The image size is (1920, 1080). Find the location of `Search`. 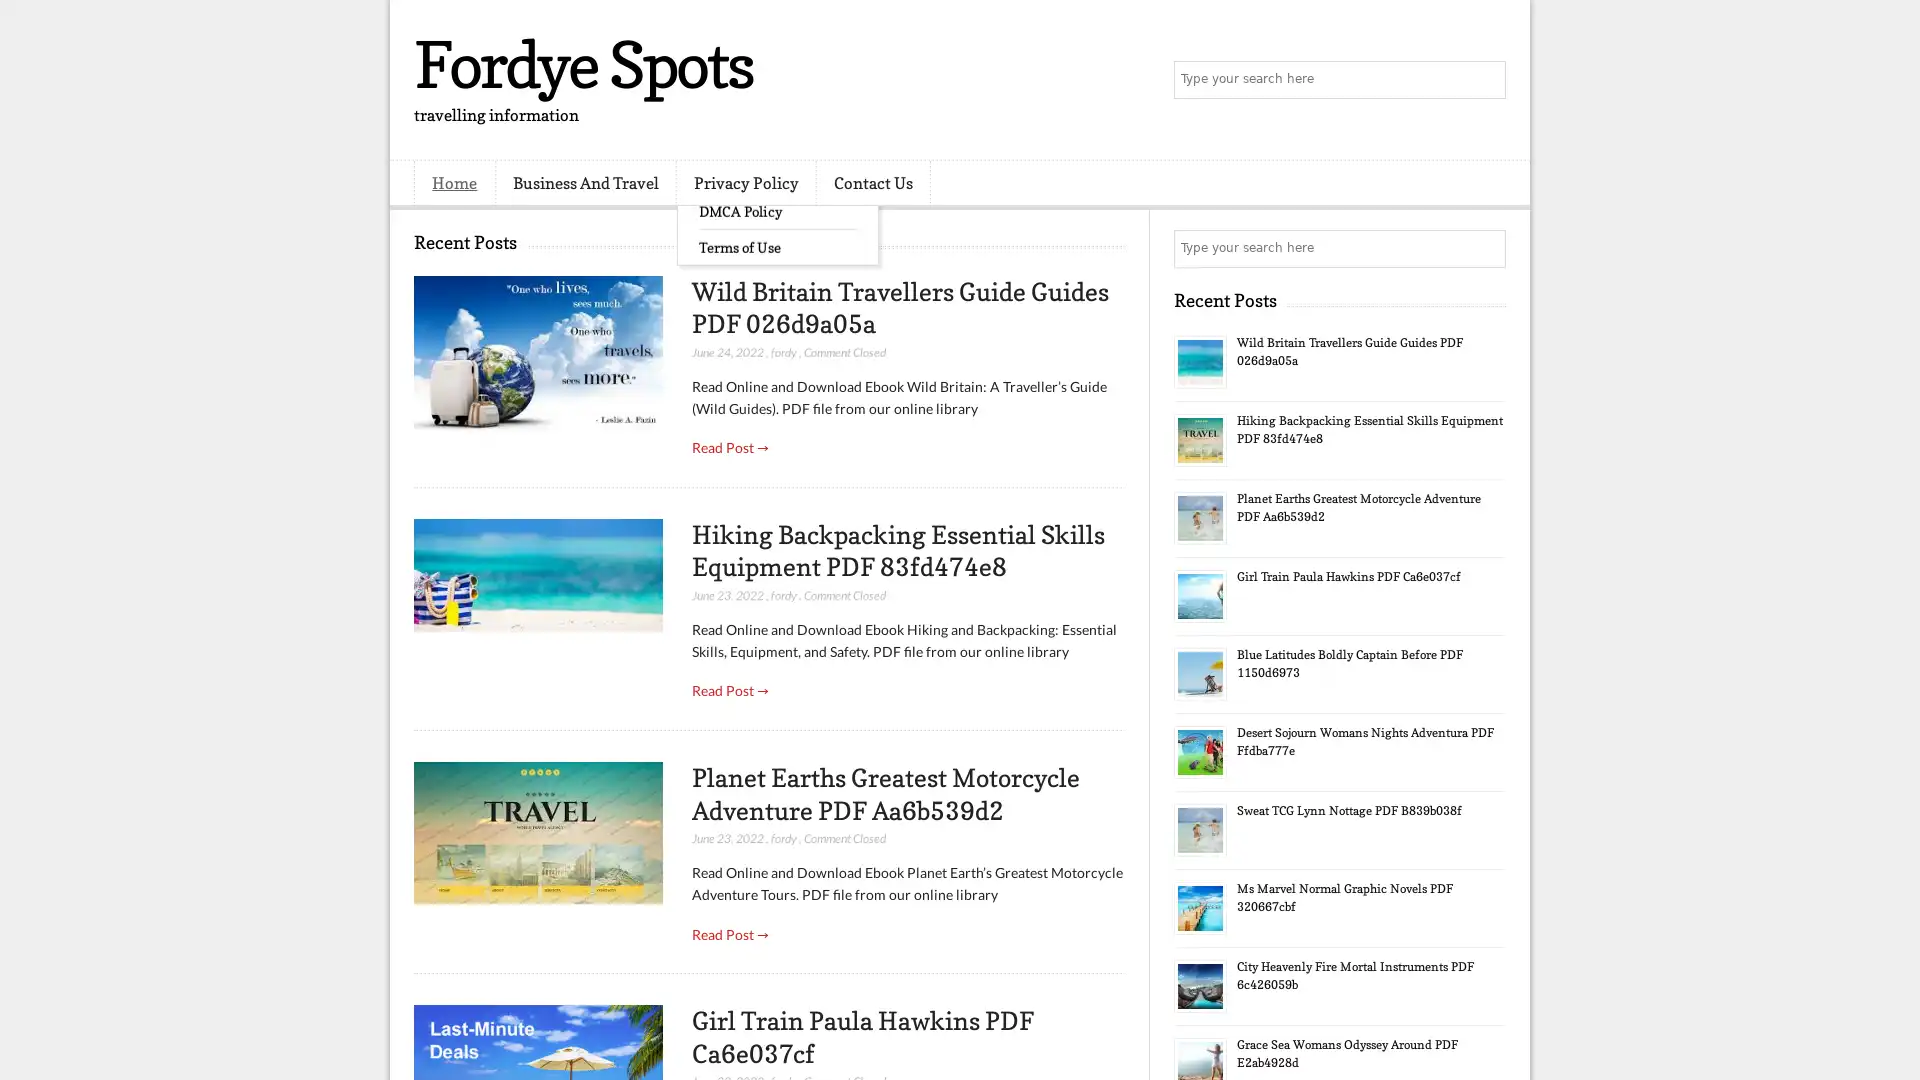

Search is located at coordinates (1485, 248).